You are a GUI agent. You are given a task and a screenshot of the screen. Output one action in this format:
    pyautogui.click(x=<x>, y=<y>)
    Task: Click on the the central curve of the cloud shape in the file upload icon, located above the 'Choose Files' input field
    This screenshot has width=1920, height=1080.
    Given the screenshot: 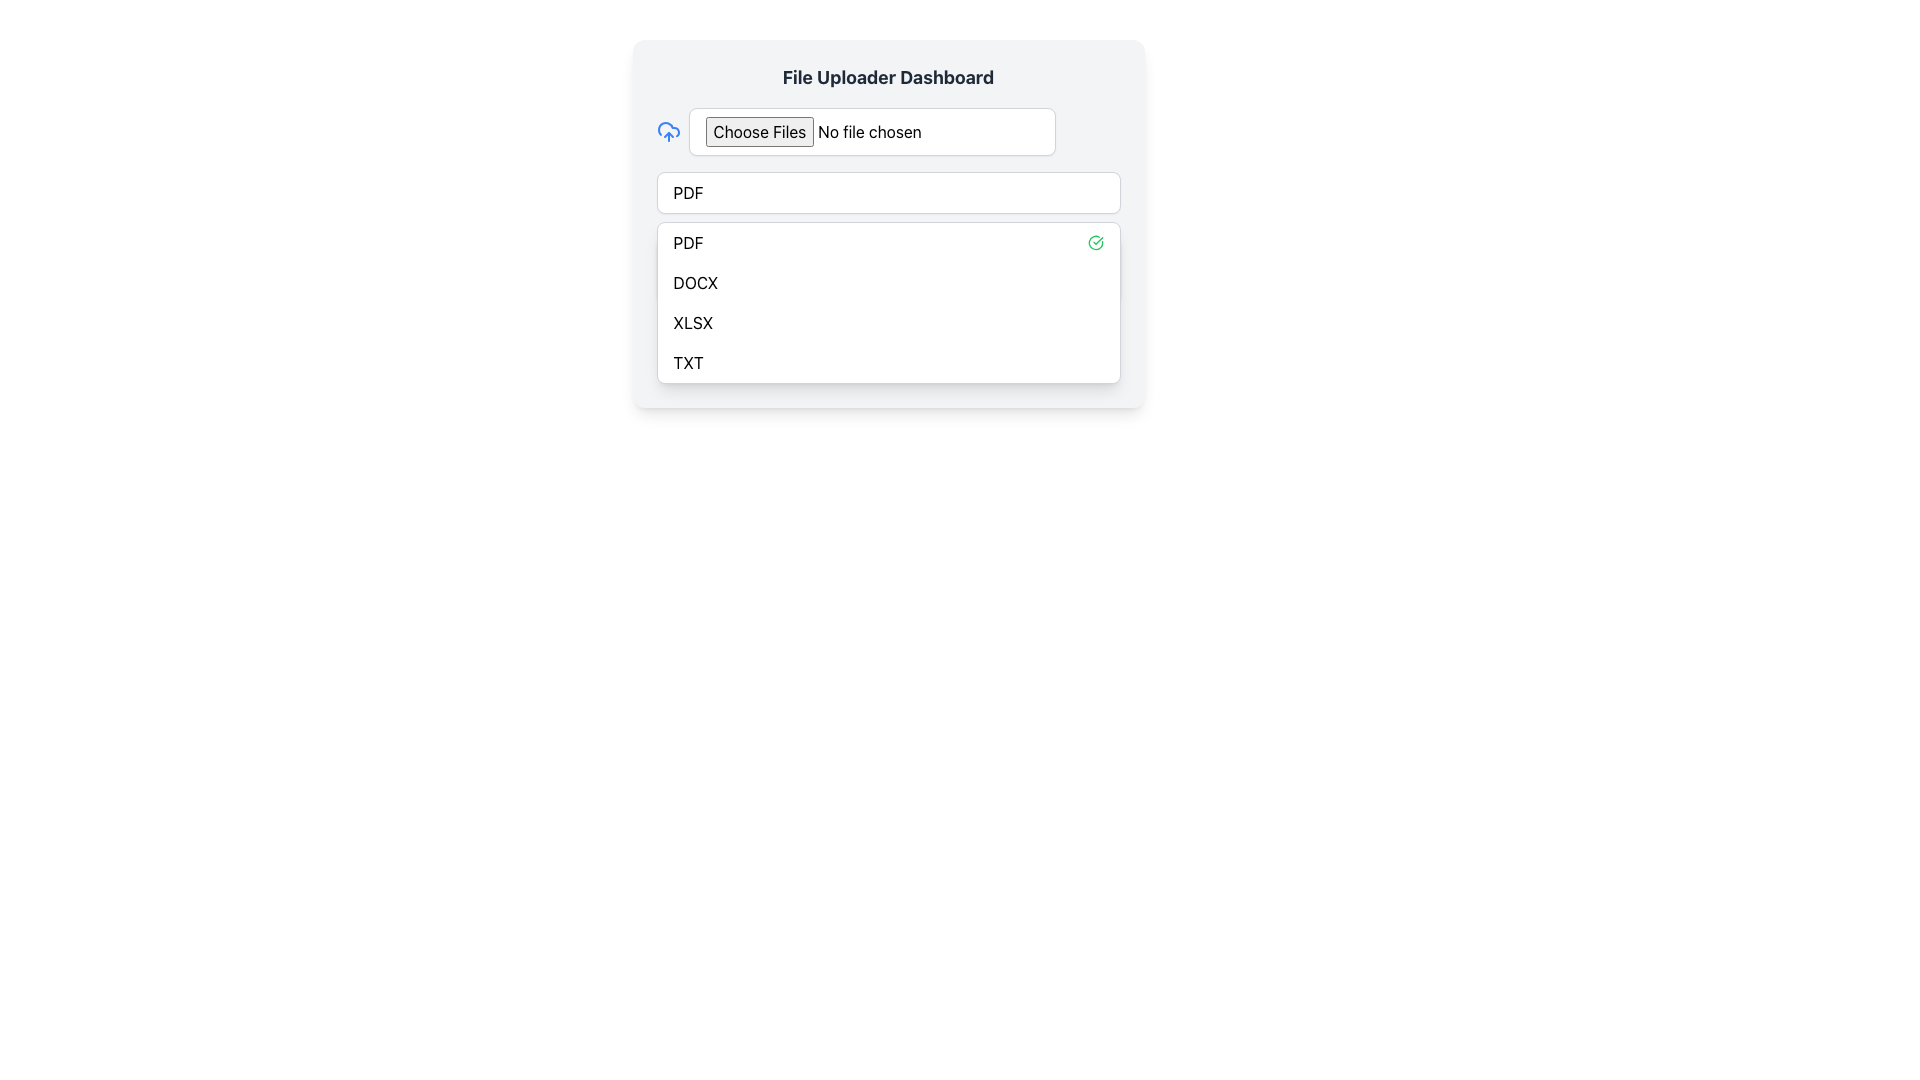 What is the action you would take?
    pyautogui.click(x=668, y=129)
    